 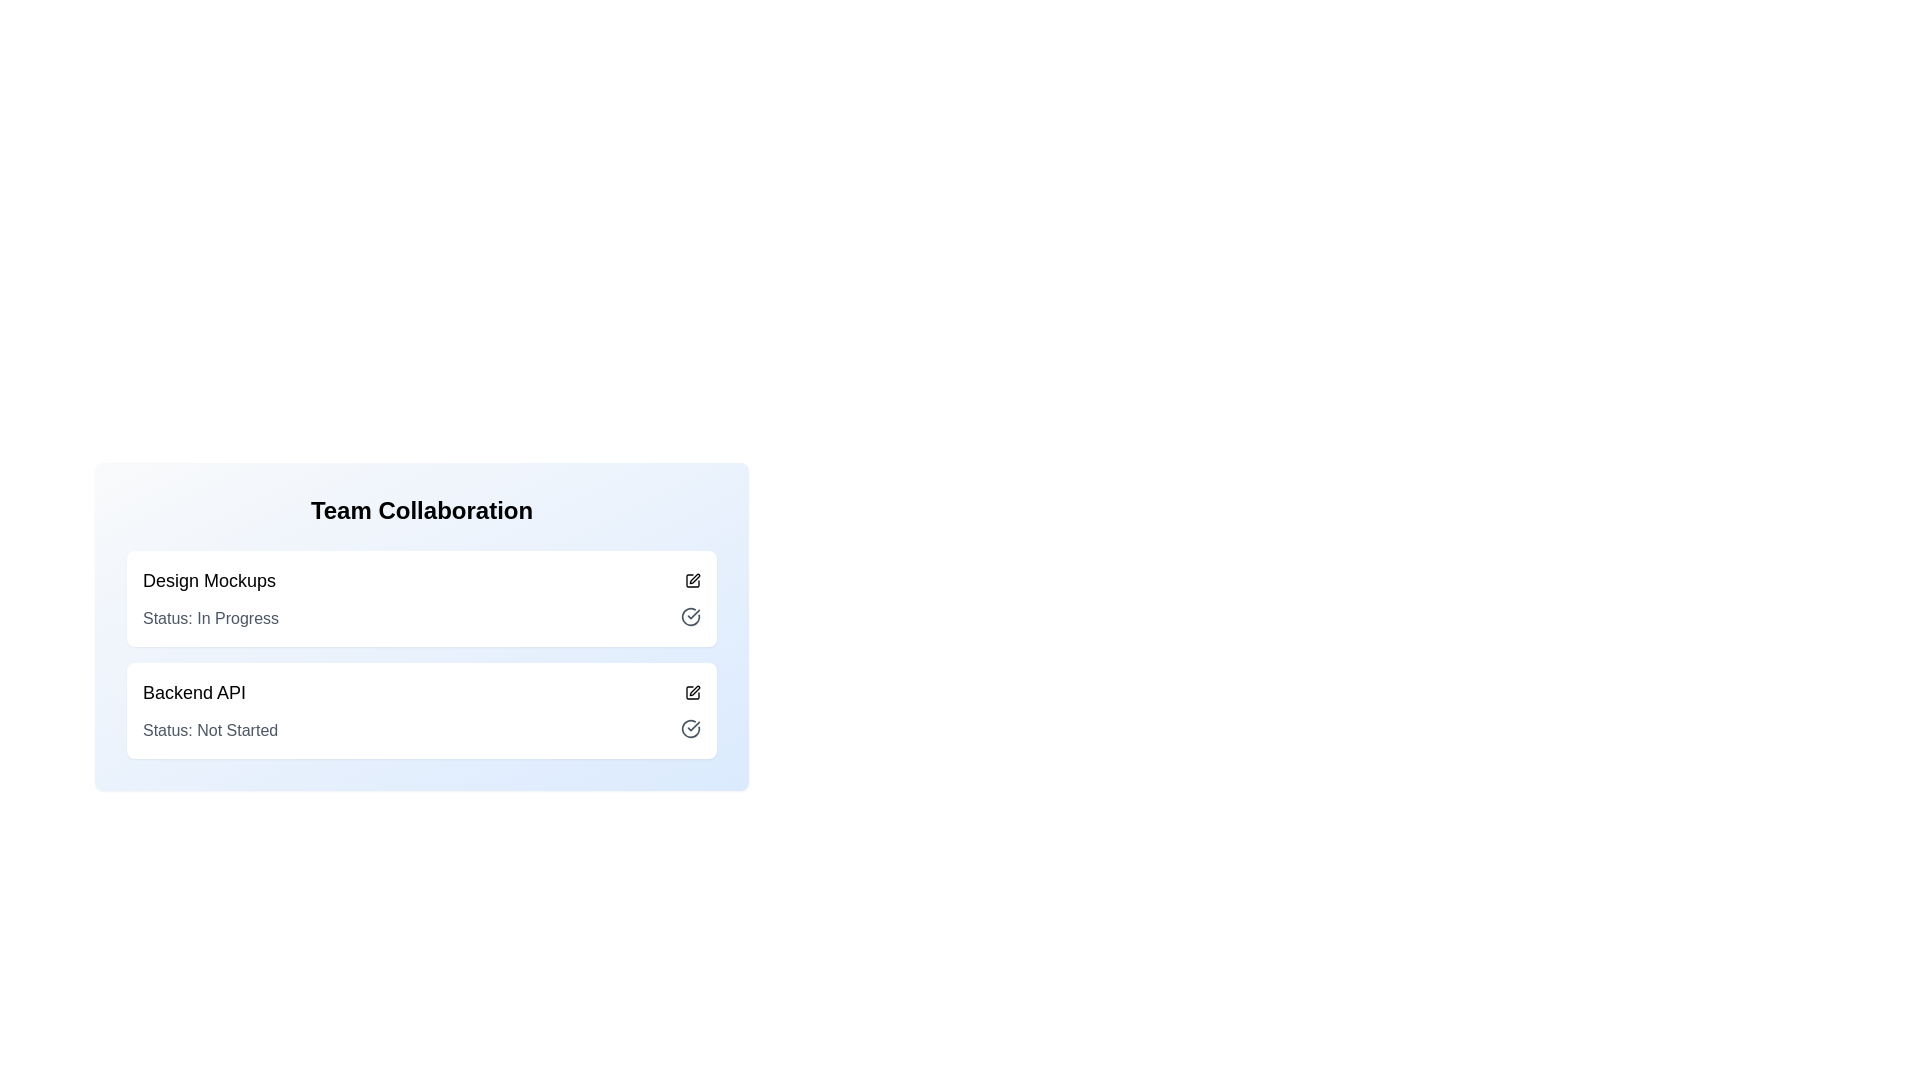 What do you see at coordinates (211, 617) in the screenshot?
I see `the progress status label for the task 'Design Mockups' located under 'Team Collaboration'` at bounding box center [211, 617].